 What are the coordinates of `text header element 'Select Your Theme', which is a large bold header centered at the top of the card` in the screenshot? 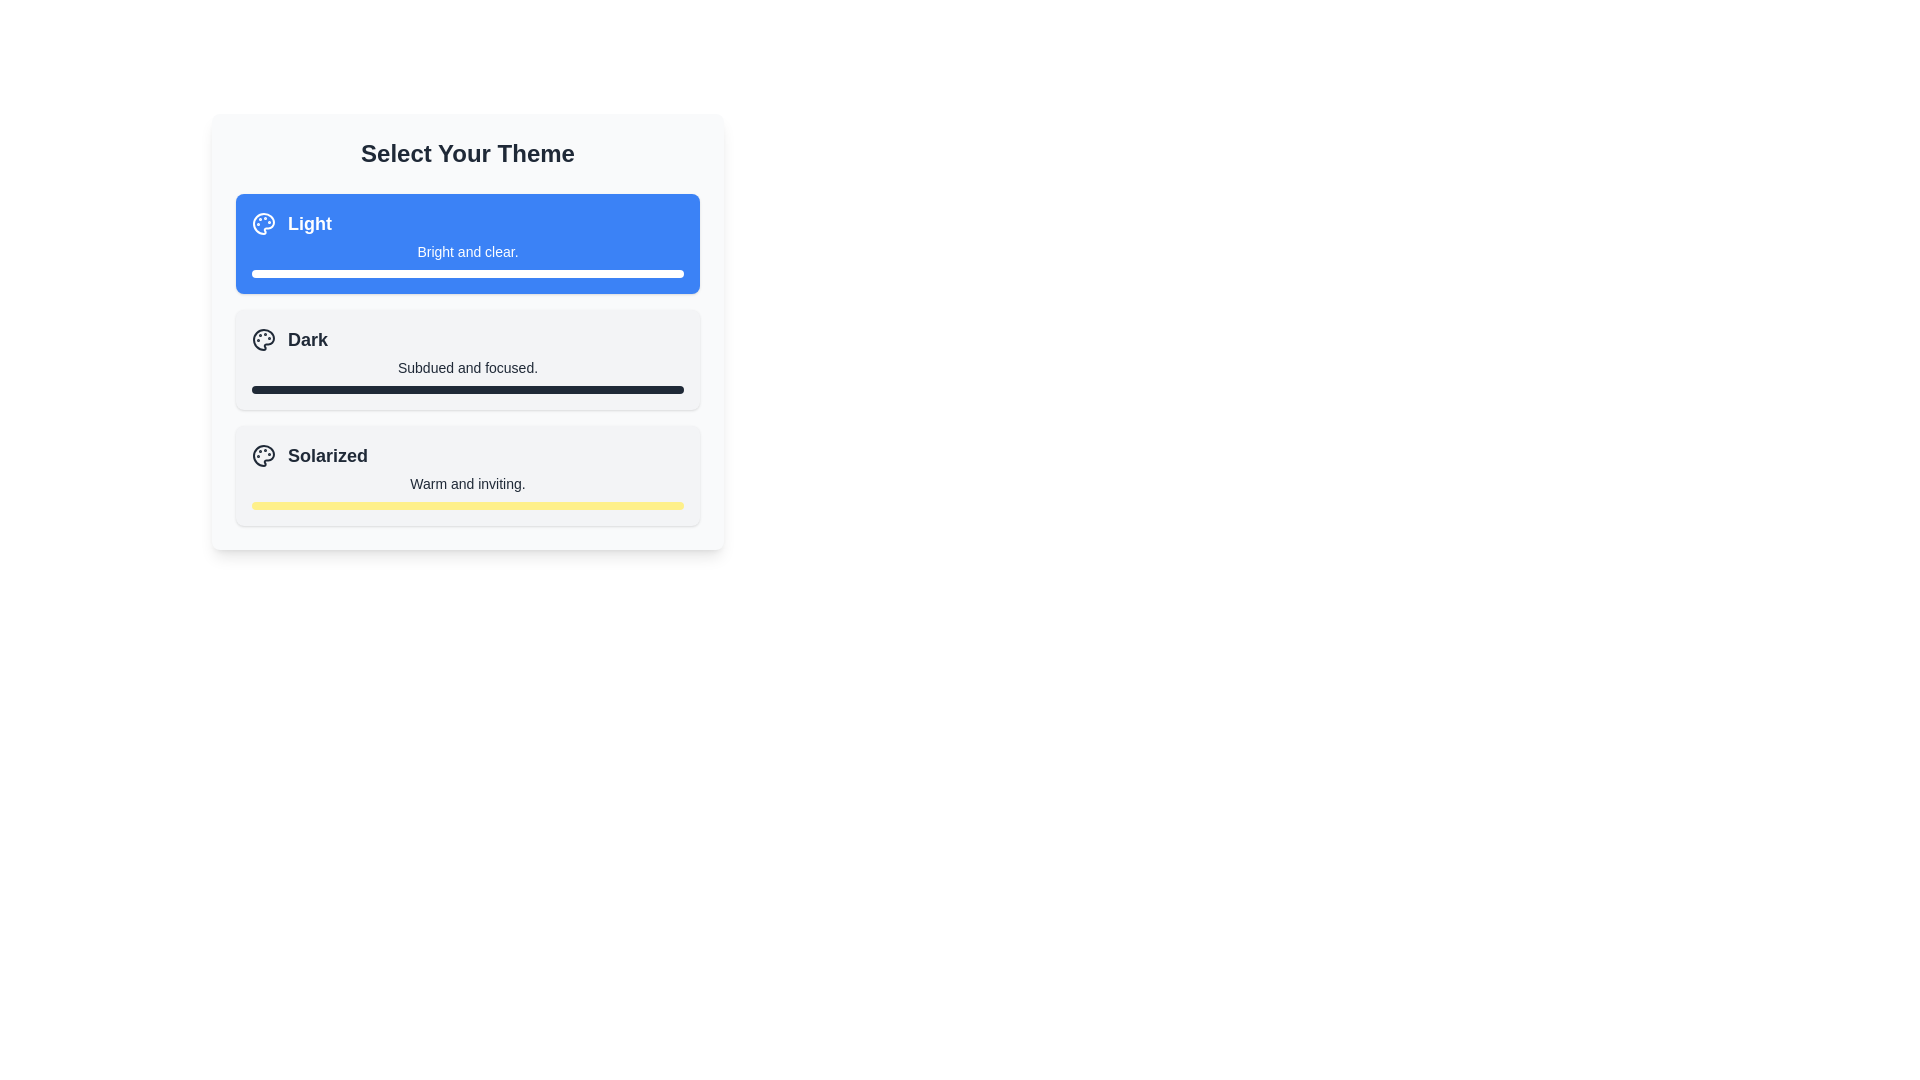 It's located at (466, 153).